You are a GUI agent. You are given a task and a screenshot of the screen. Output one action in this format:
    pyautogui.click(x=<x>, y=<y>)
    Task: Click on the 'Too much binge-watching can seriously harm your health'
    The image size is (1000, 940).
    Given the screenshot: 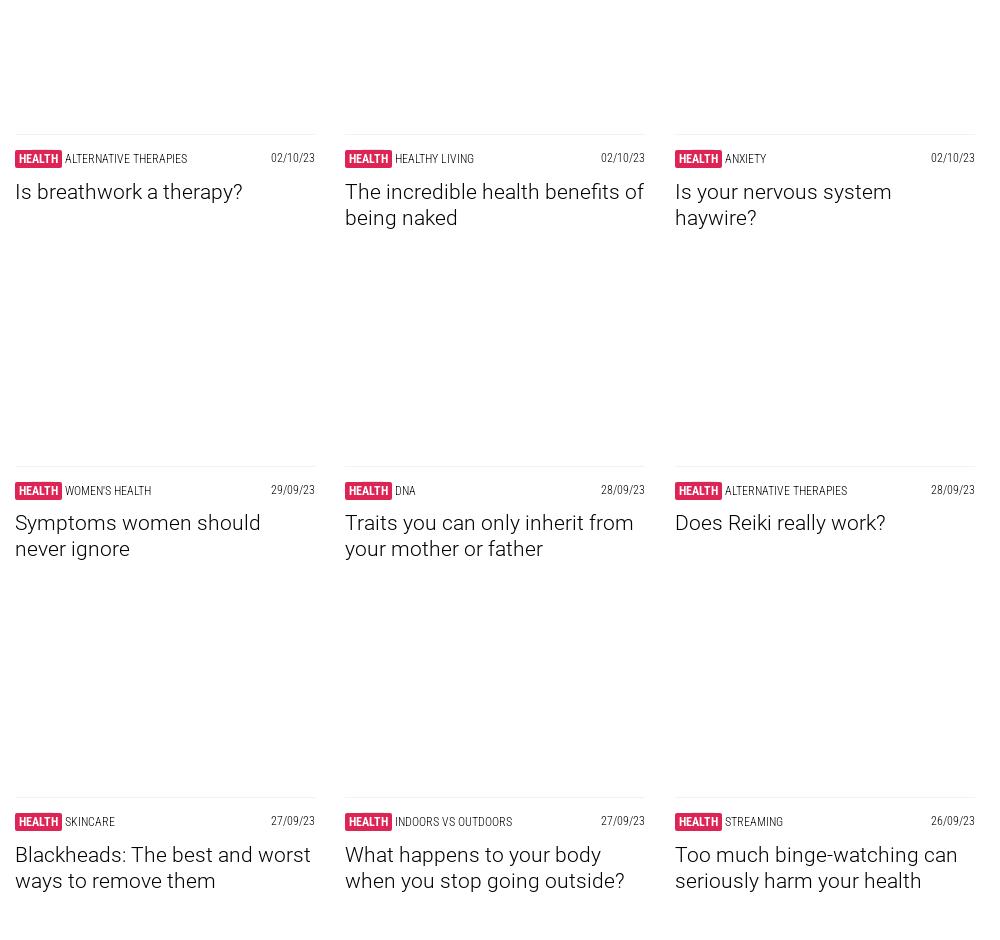 What is the action you would take?
    pyautogui.click(x=815, y=866)
    